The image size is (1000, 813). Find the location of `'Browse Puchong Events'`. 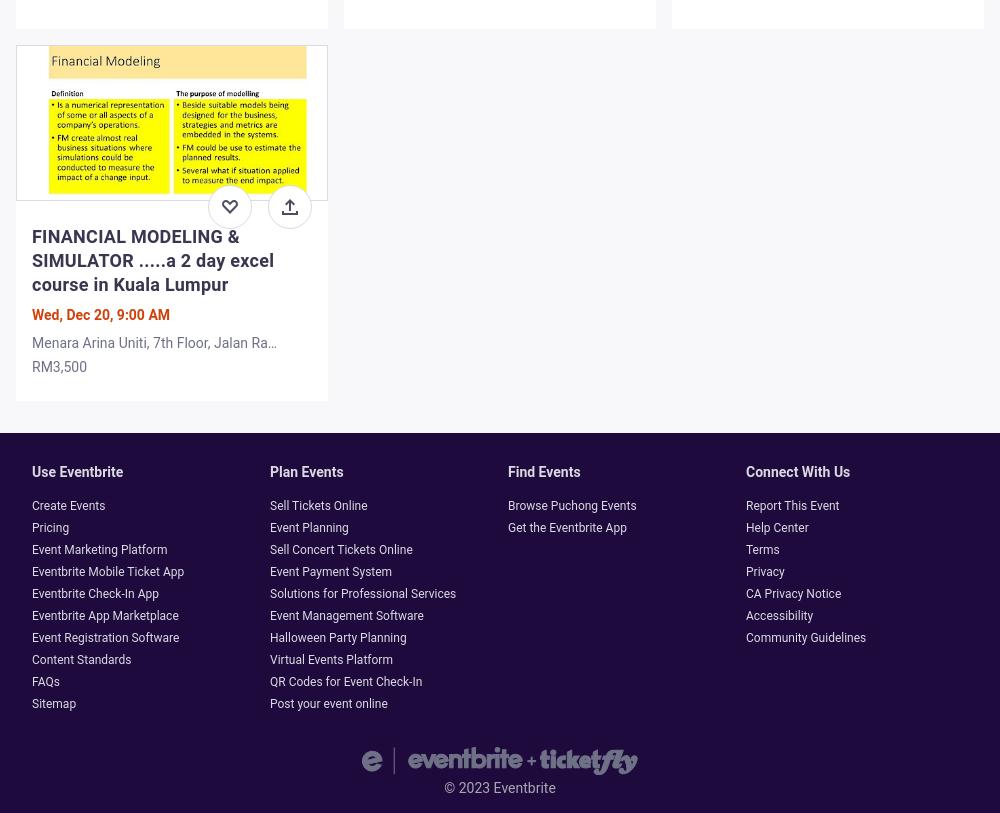

'Browse Puchong Events' is located at coordinates (571, 506).